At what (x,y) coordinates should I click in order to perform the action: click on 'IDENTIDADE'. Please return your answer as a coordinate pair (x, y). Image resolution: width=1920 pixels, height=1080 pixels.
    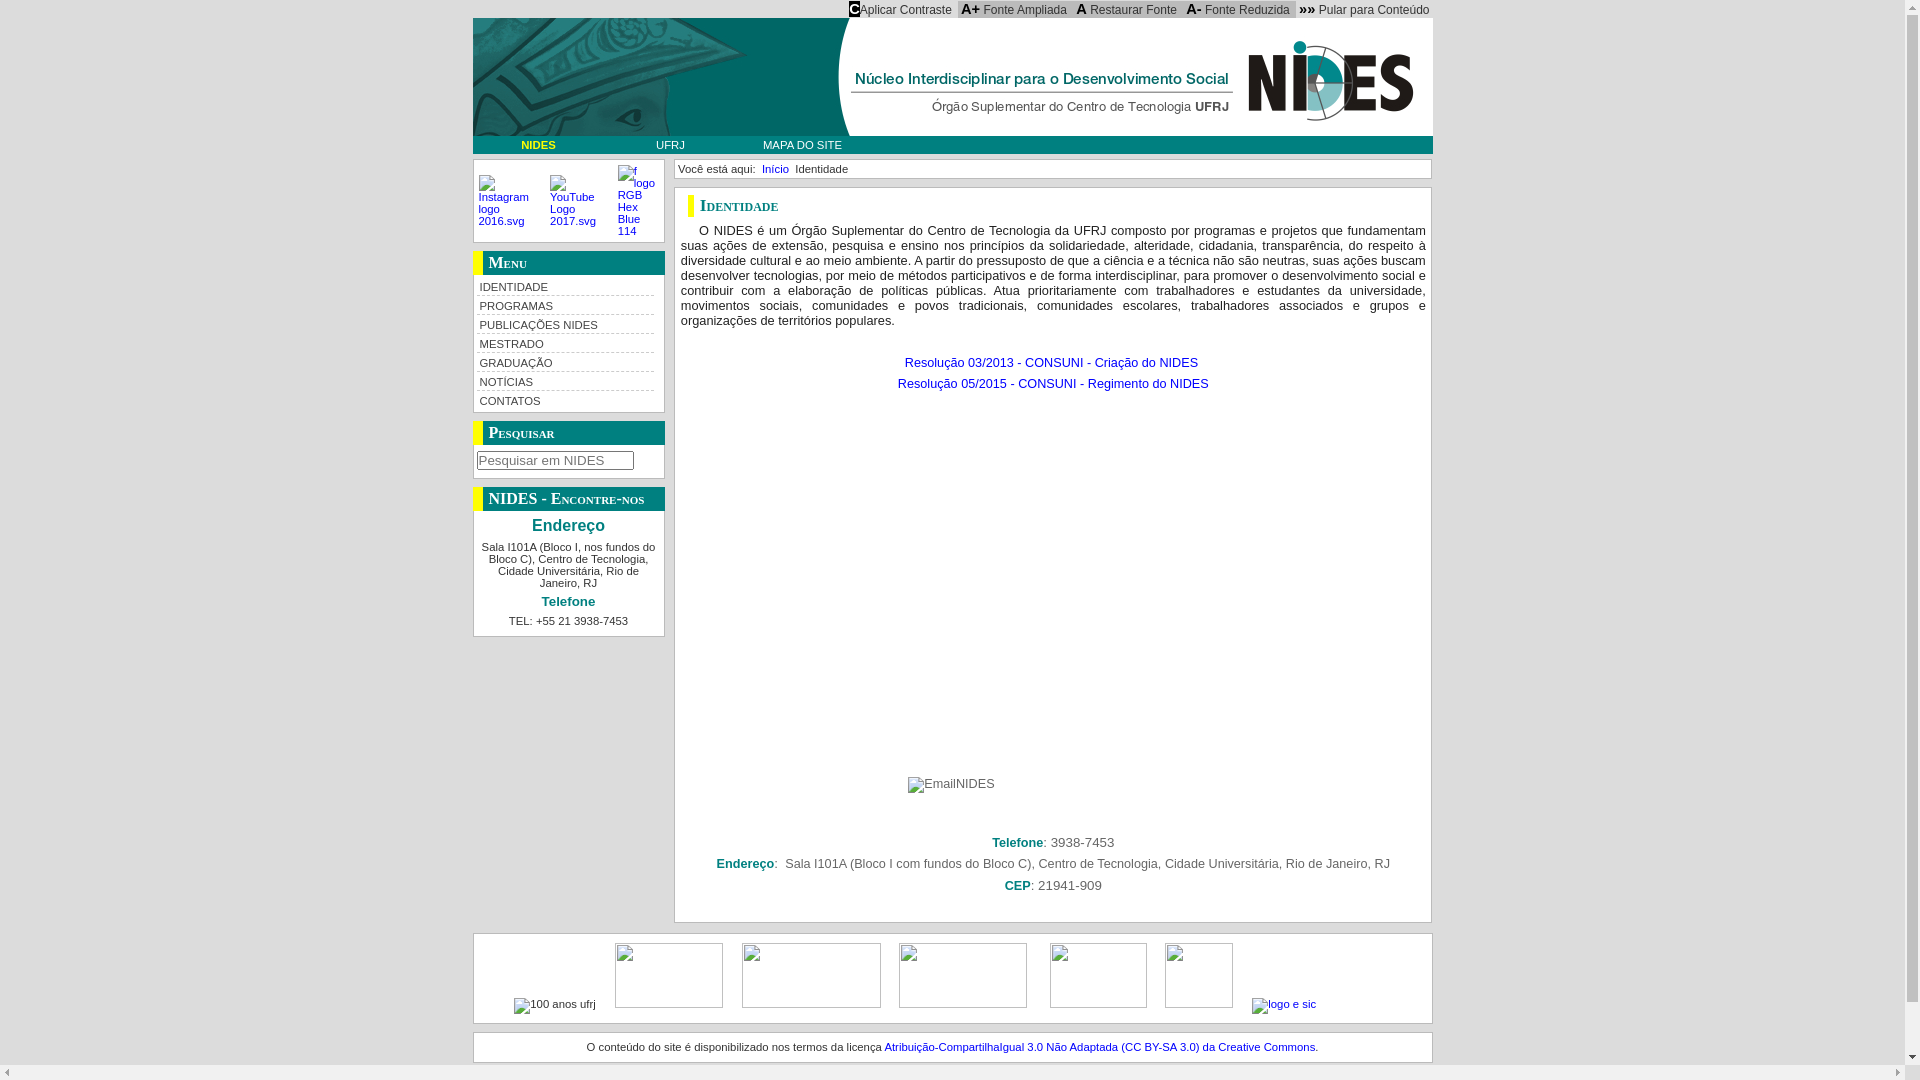
    Looking at the image, I should click on (564, 285).